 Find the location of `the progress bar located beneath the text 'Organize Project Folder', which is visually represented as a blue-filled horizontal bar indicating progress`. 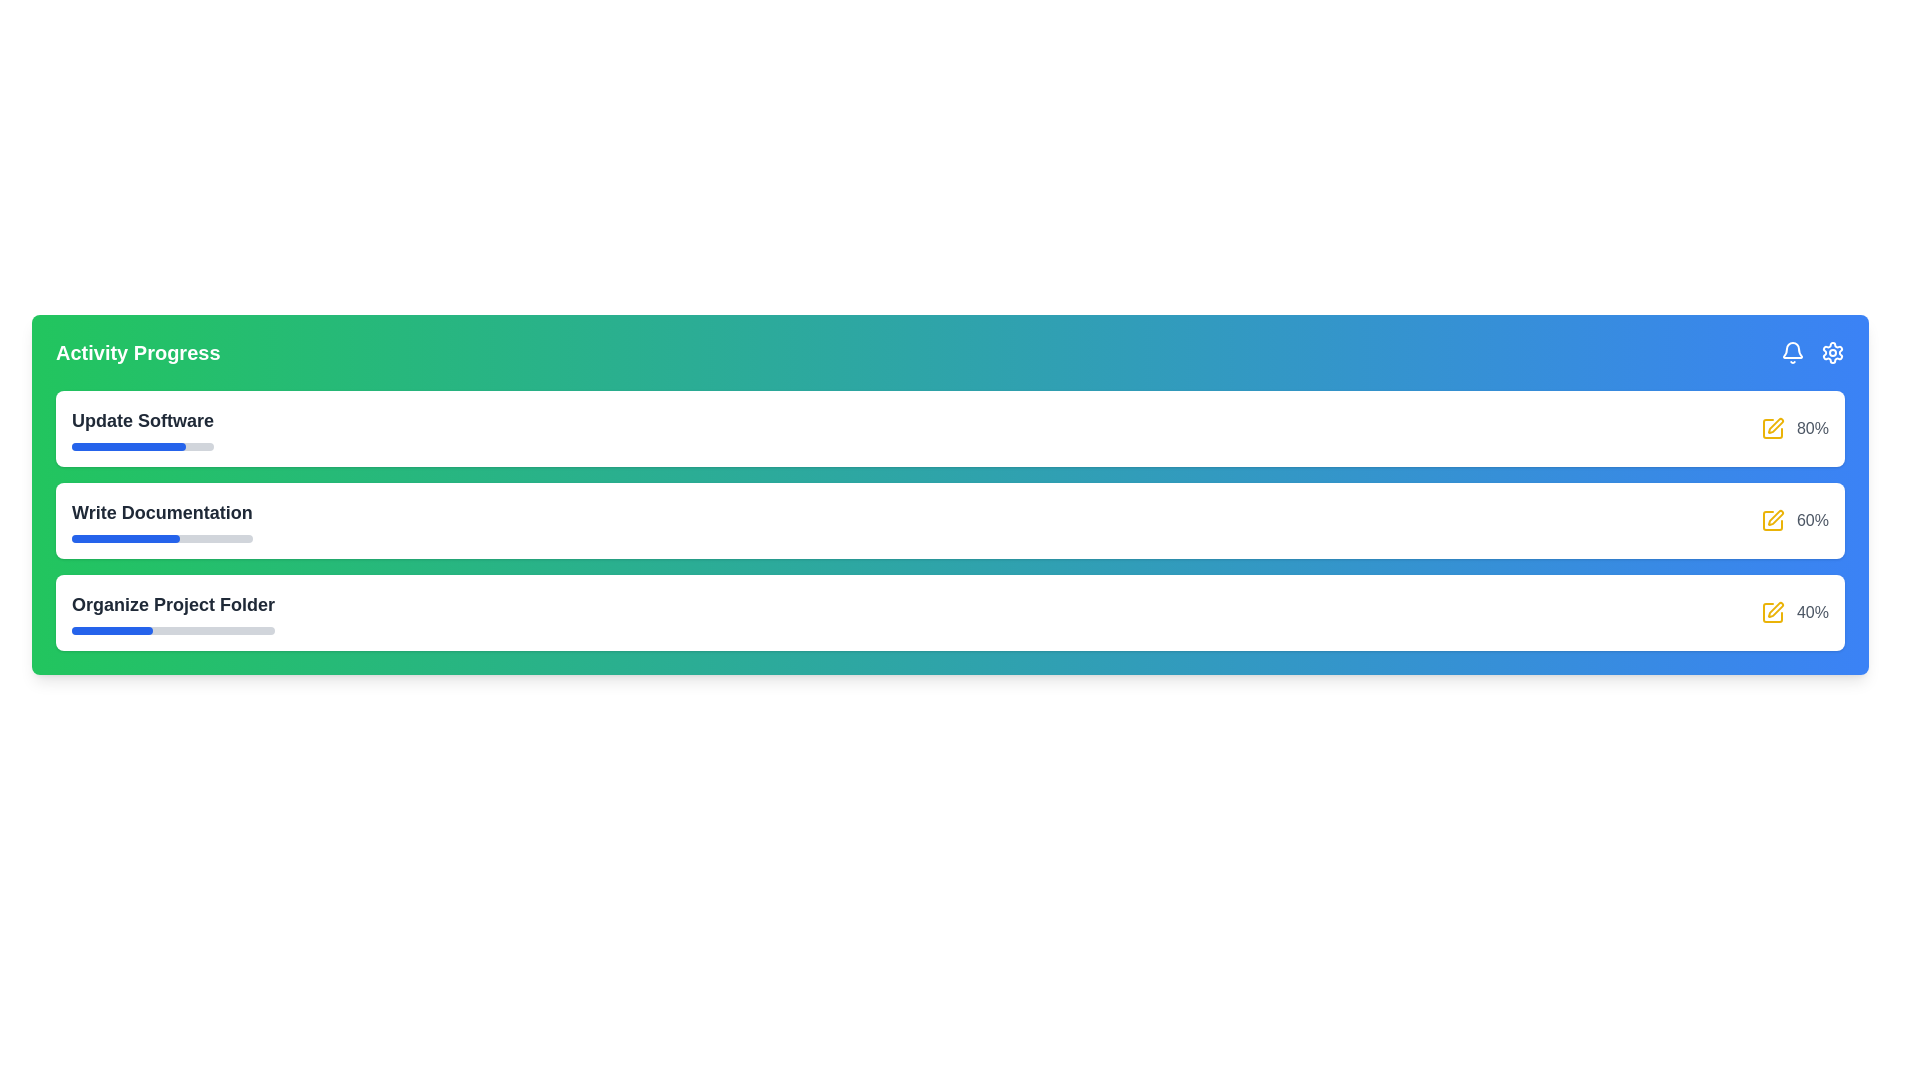

the progress bar located beneath the text 'Organize Project Folder', which is visually represented as a blue-filled horizontal bar indicating progress is located at coordinates (173, 631).